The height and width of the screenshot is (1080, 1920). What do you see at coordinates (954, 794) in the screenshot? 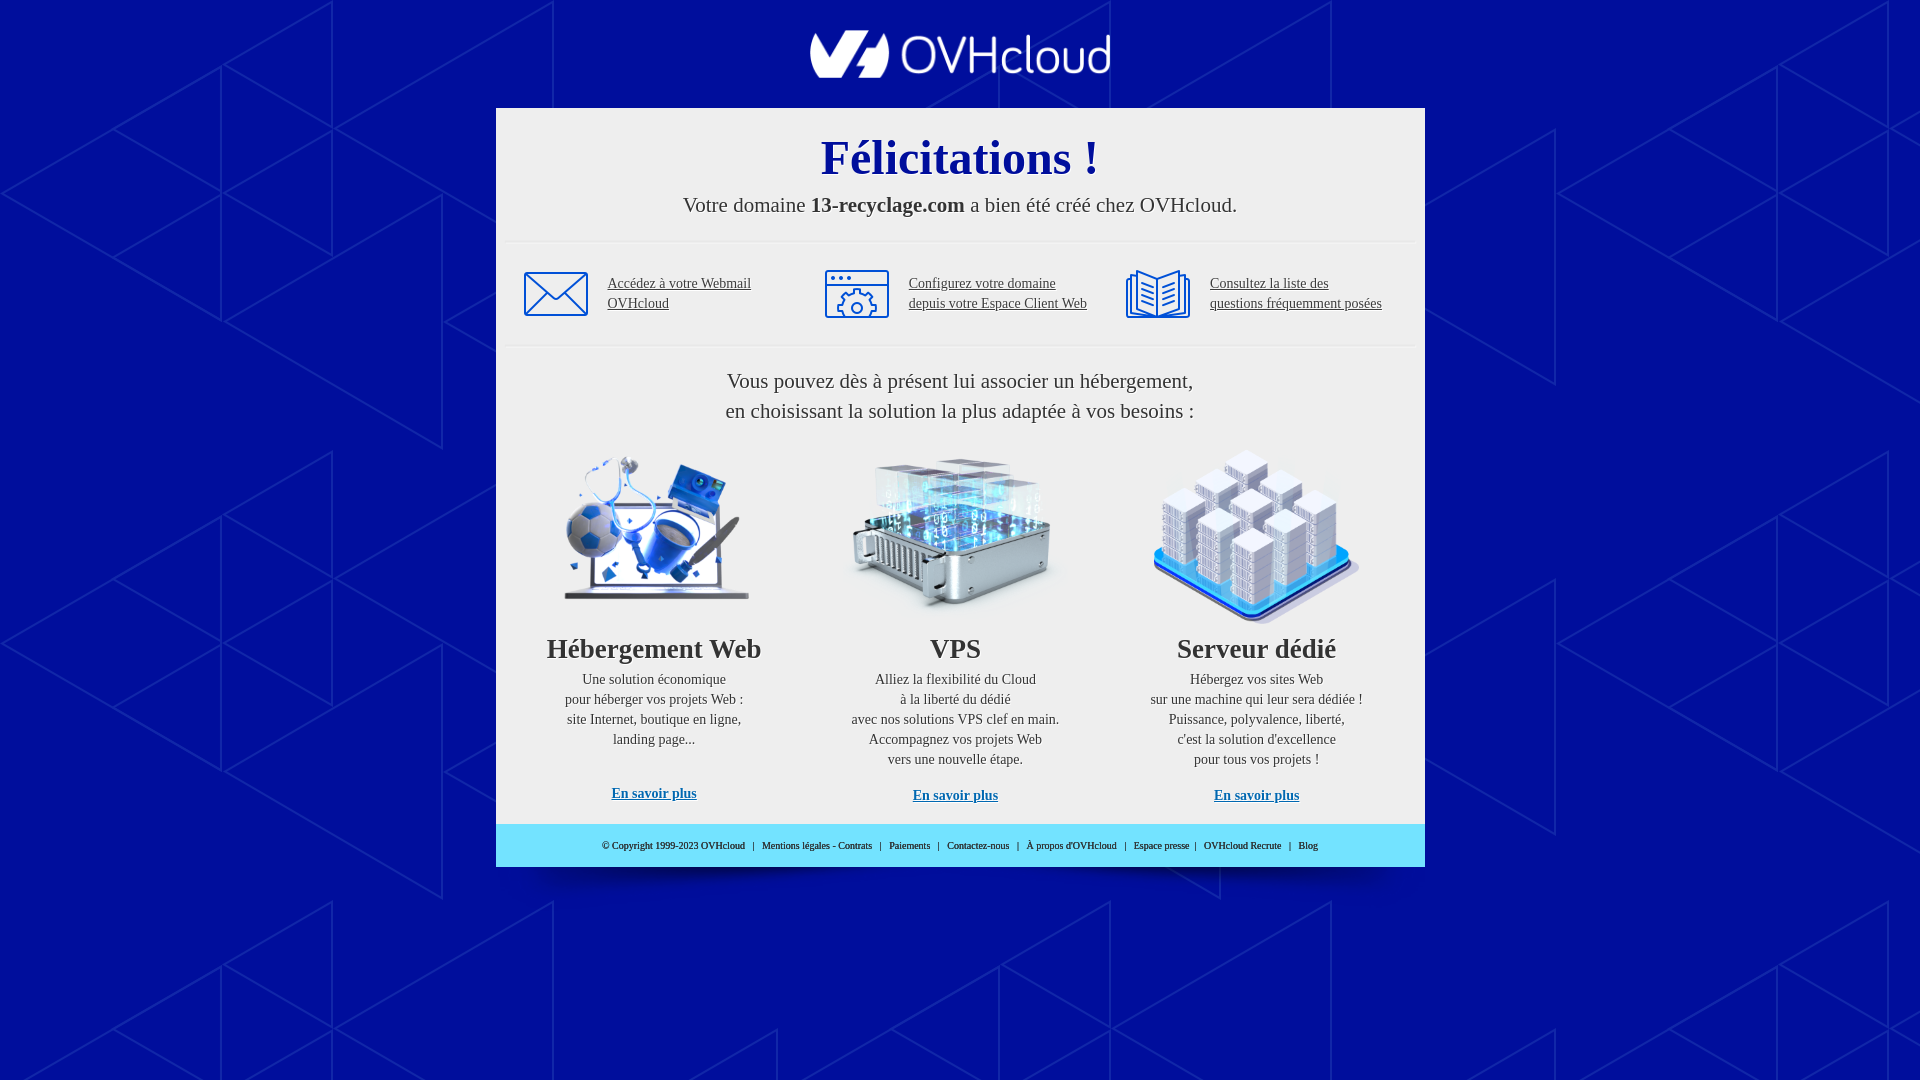
I see `'En savoir plus'` at bounding box center [954, 794].